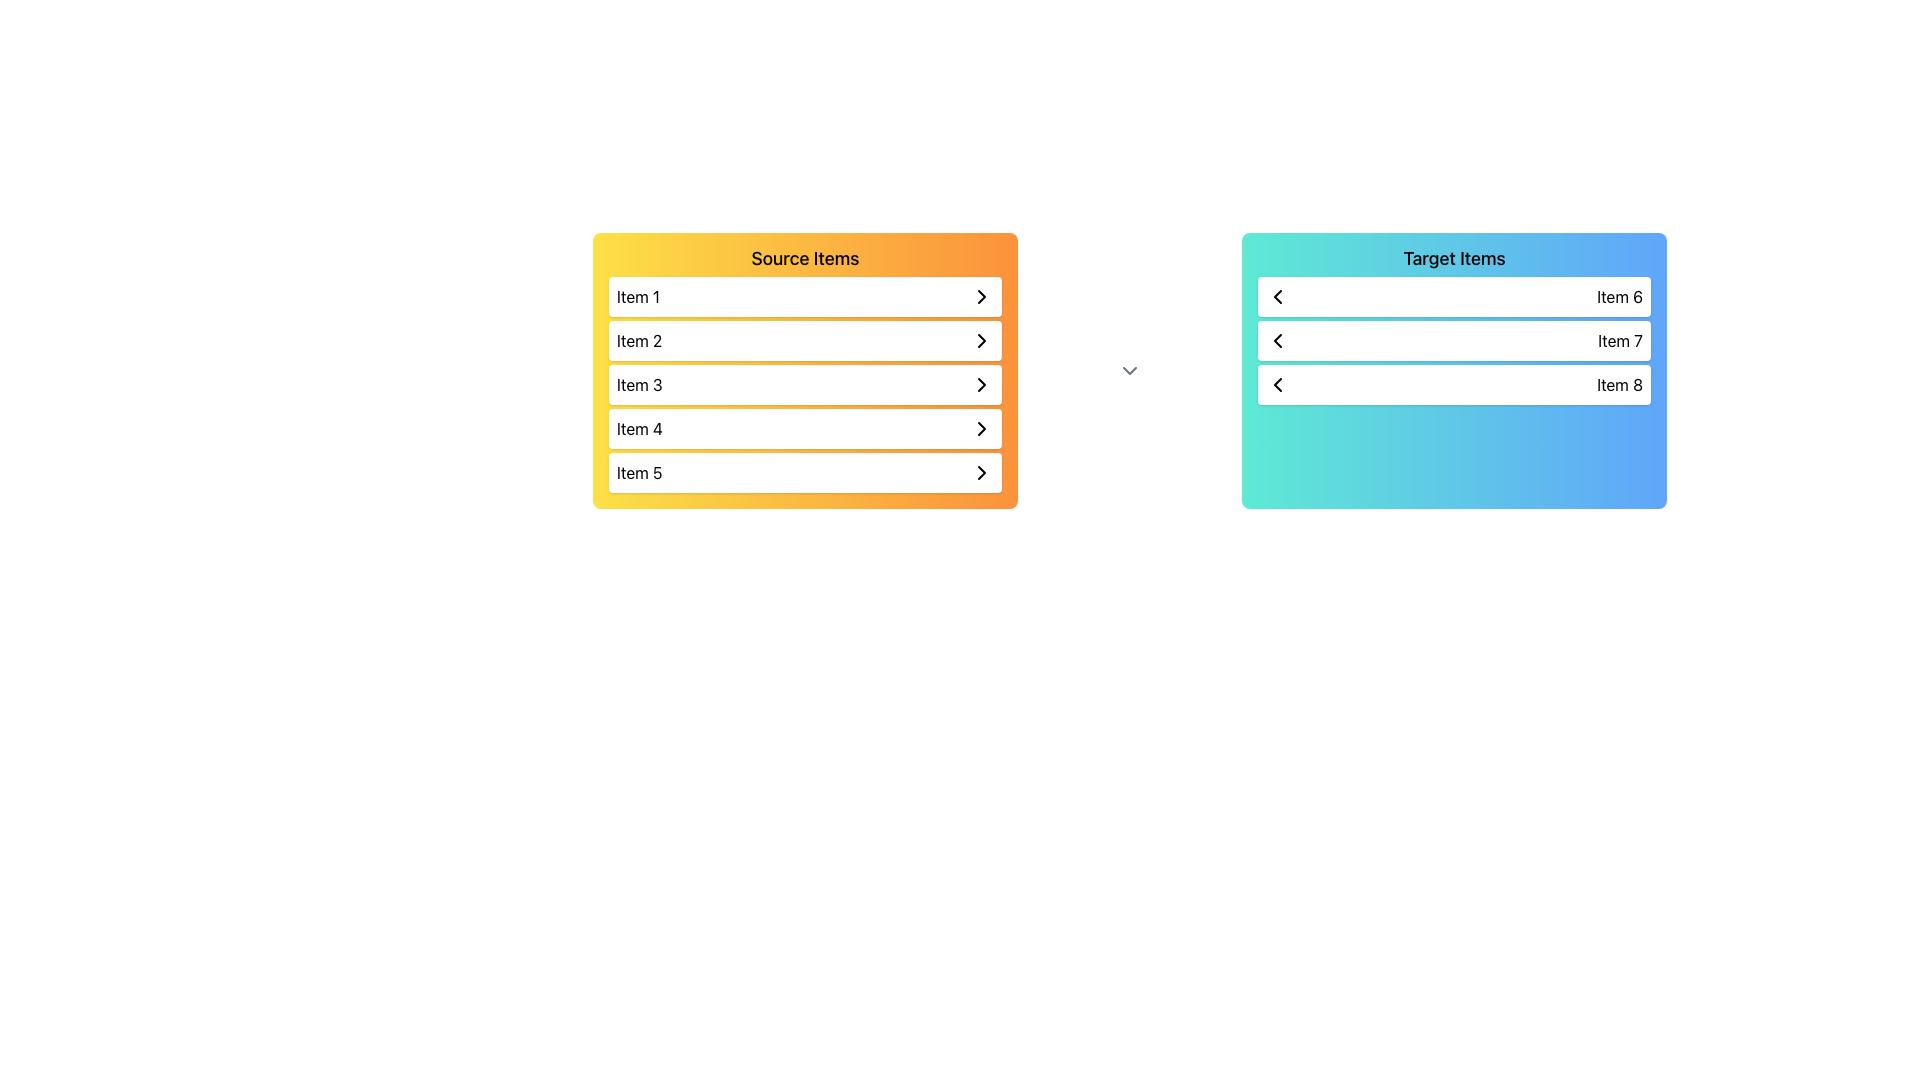 The width and height of the screenshot is (1920, 1080). I want to click on the left-facing chevron icon located before the text label 'Item 8' in the third row of the 'Target Items' group, so click(1277, 385).